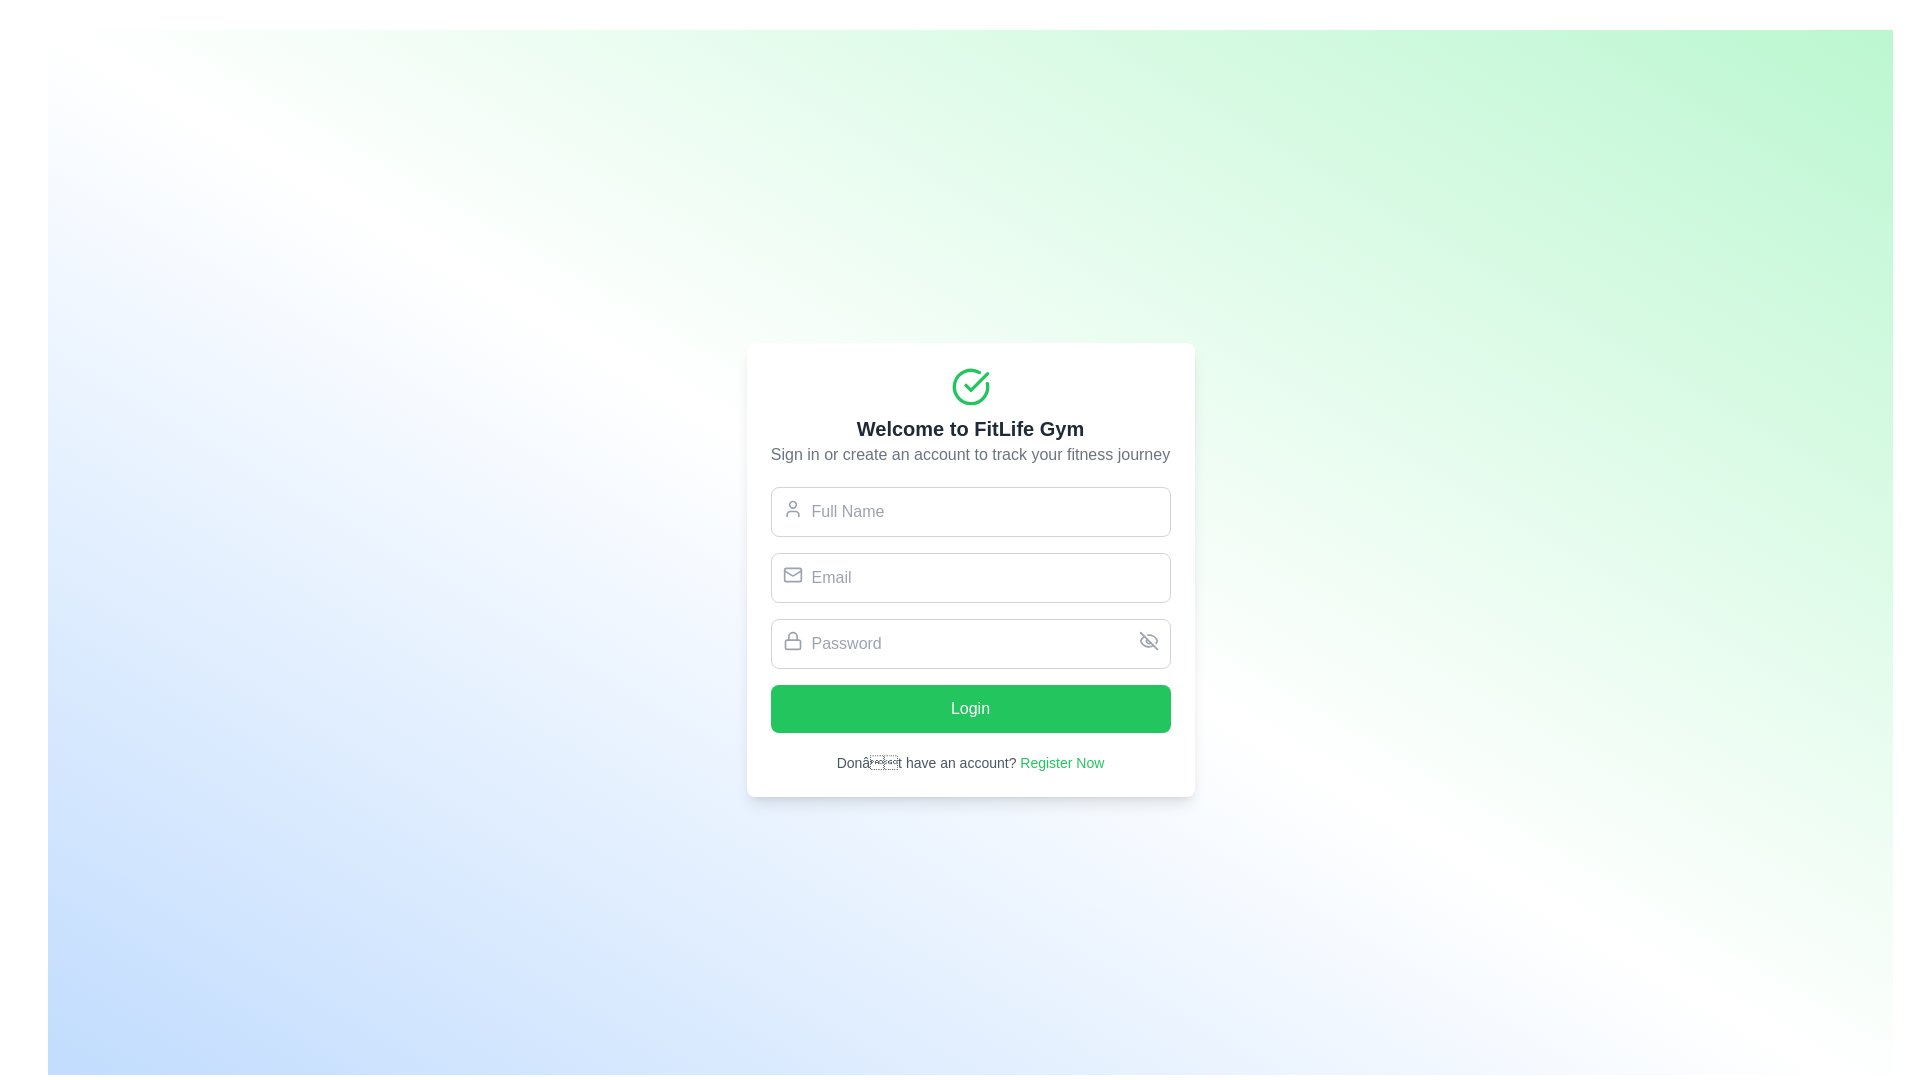 This screenshot has width=1920, height=1080. What do you see at coordinates (970, 386) in the screenshot?
I see `the positive status icon located at the center-top of the card, directly above the bold text 'Welcome to FitLife Gym'` at bounding box center [970, 386].